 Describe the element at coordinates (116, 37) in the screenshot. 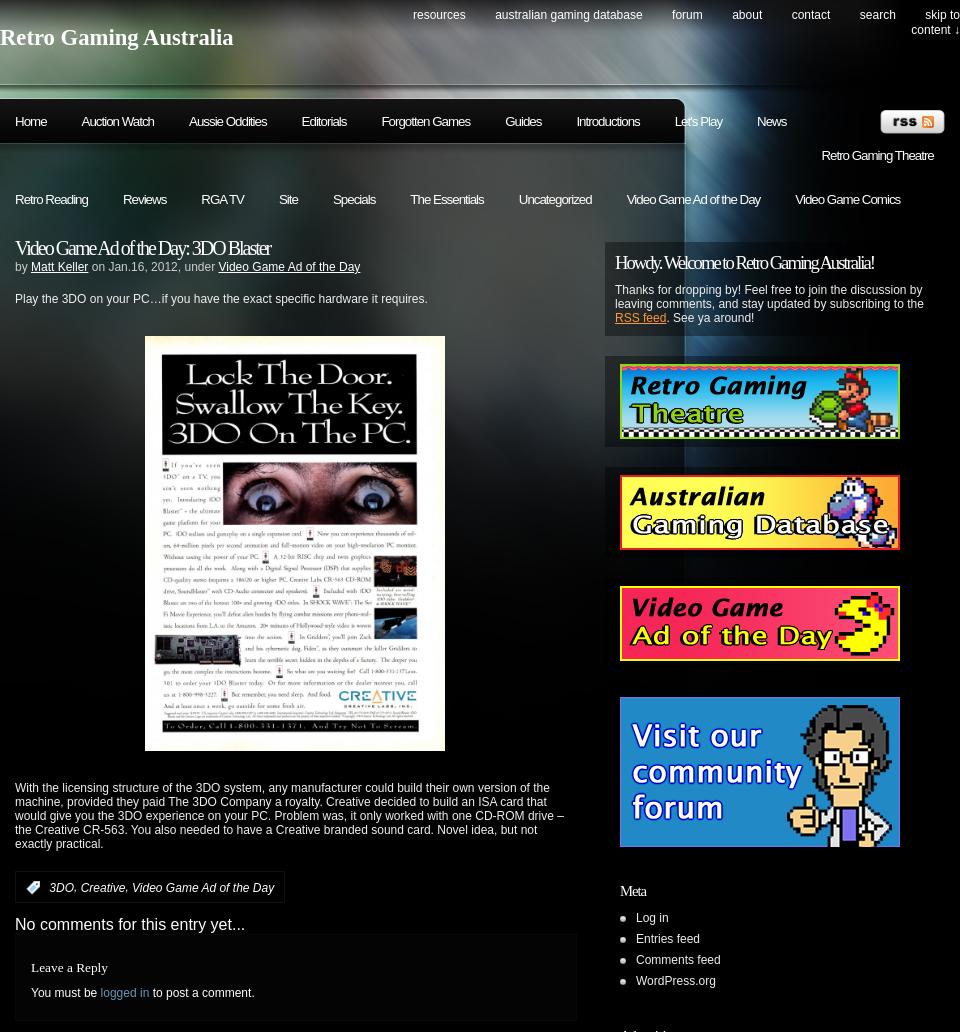

I see `'Retro Gaming Australia'` at that location.